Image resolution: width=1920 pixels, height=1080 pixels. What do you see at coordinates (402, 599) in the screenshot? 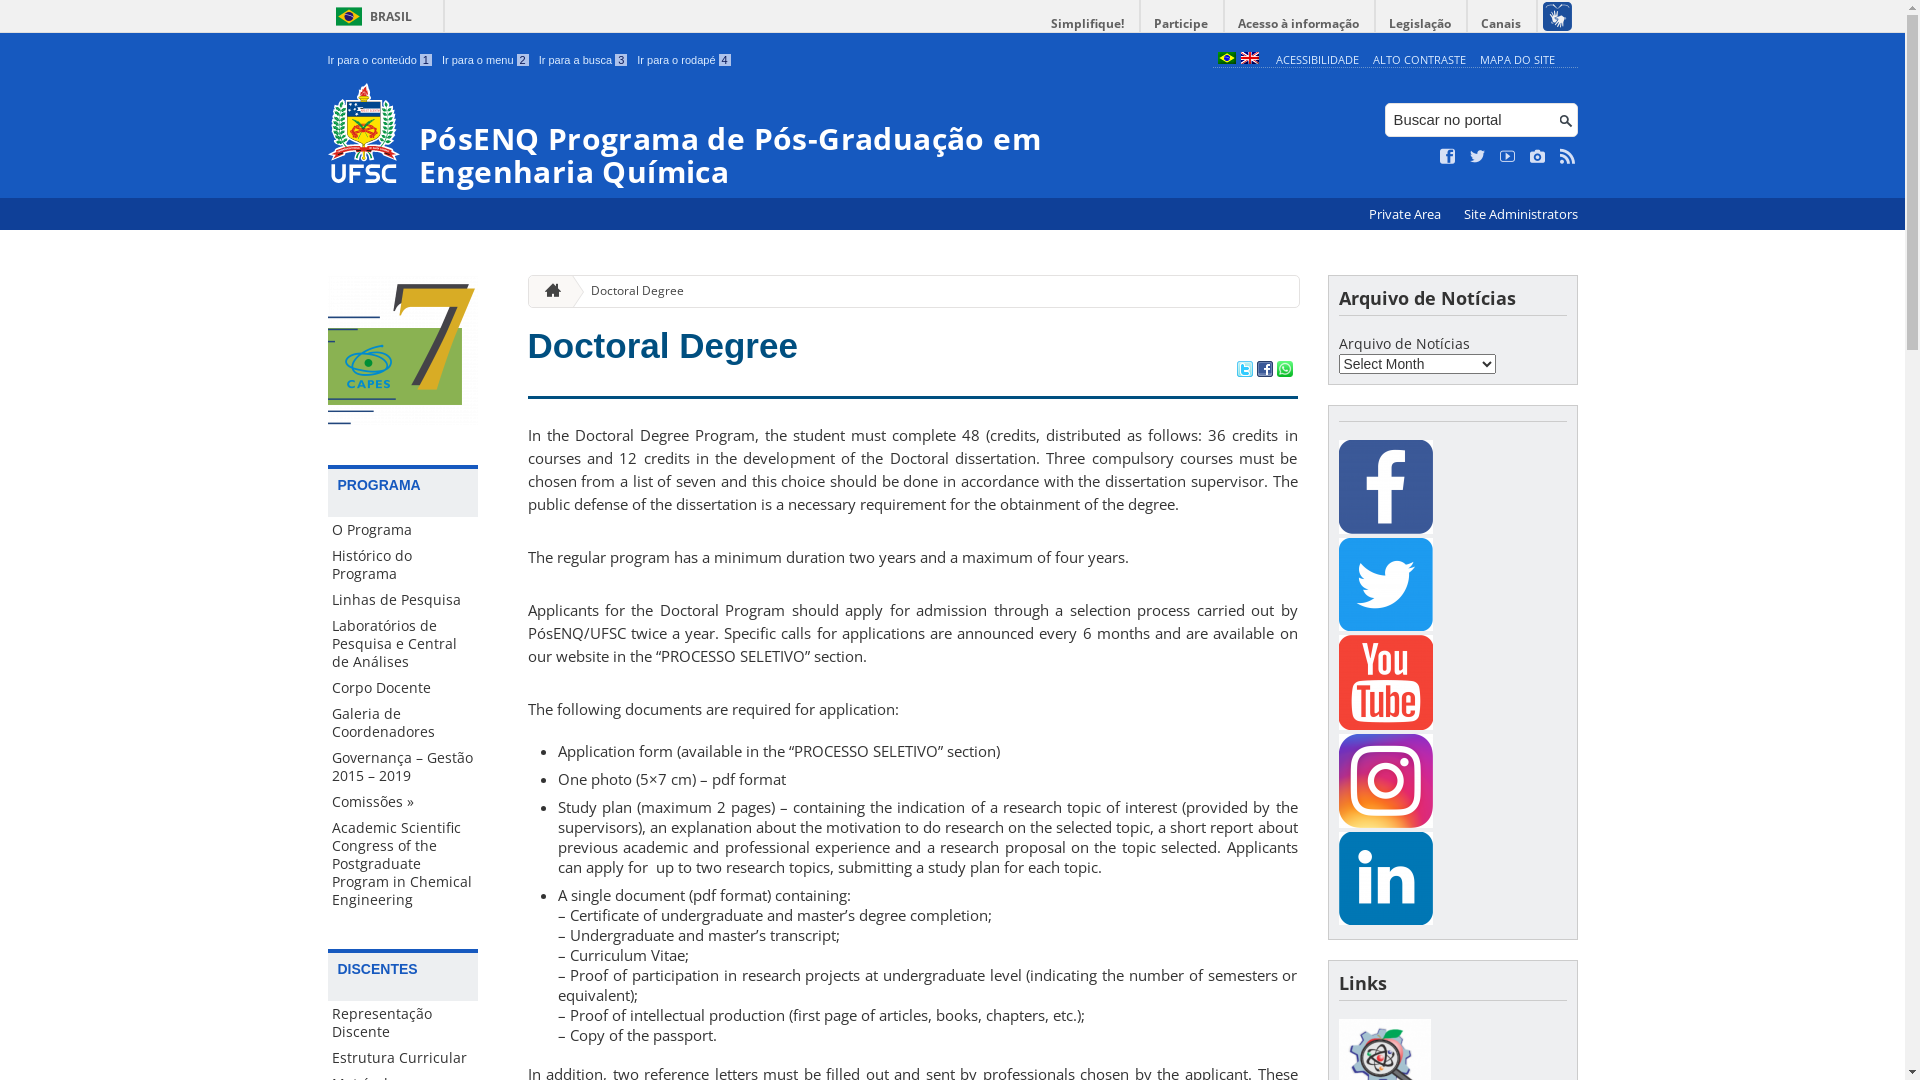
I see `'Linhas de Pesquisa'` at bounding box center [402, 599].